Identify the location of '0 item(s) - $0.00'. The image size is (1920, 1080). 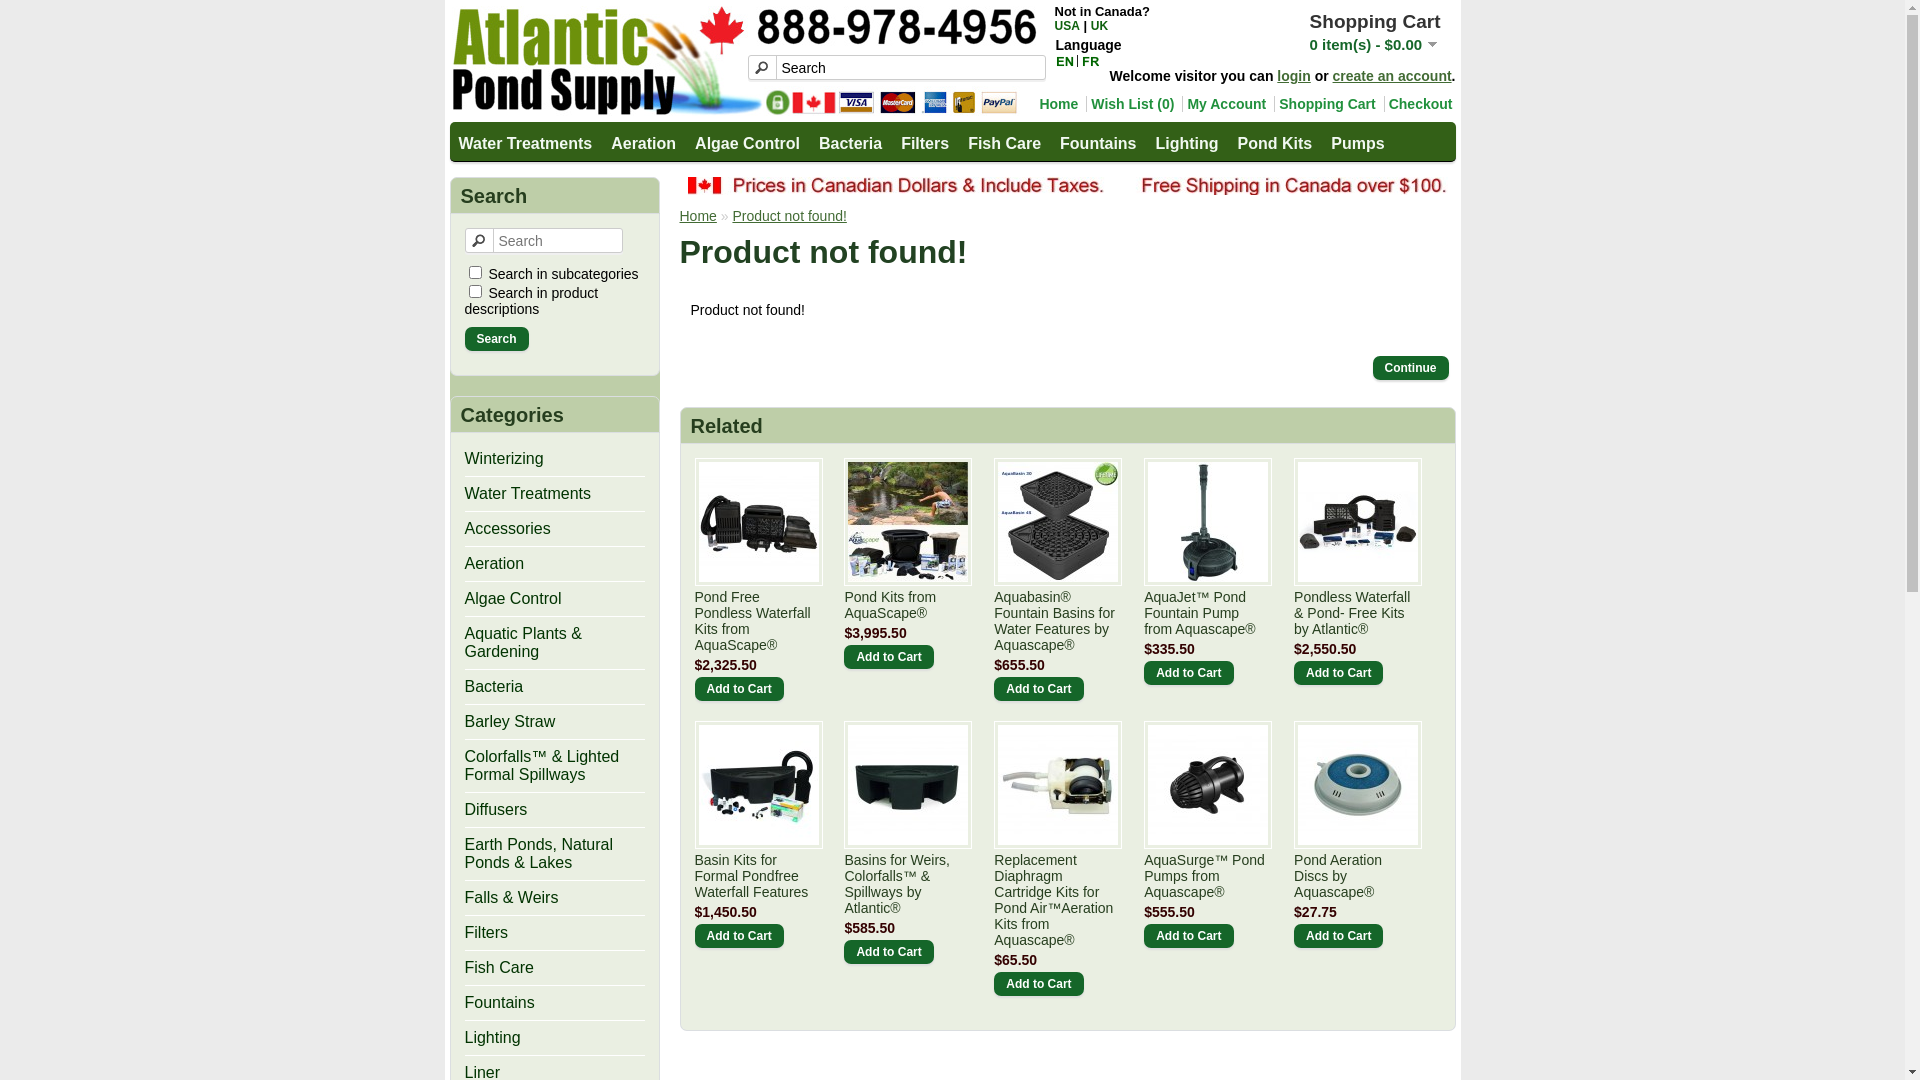
(1372, 44).